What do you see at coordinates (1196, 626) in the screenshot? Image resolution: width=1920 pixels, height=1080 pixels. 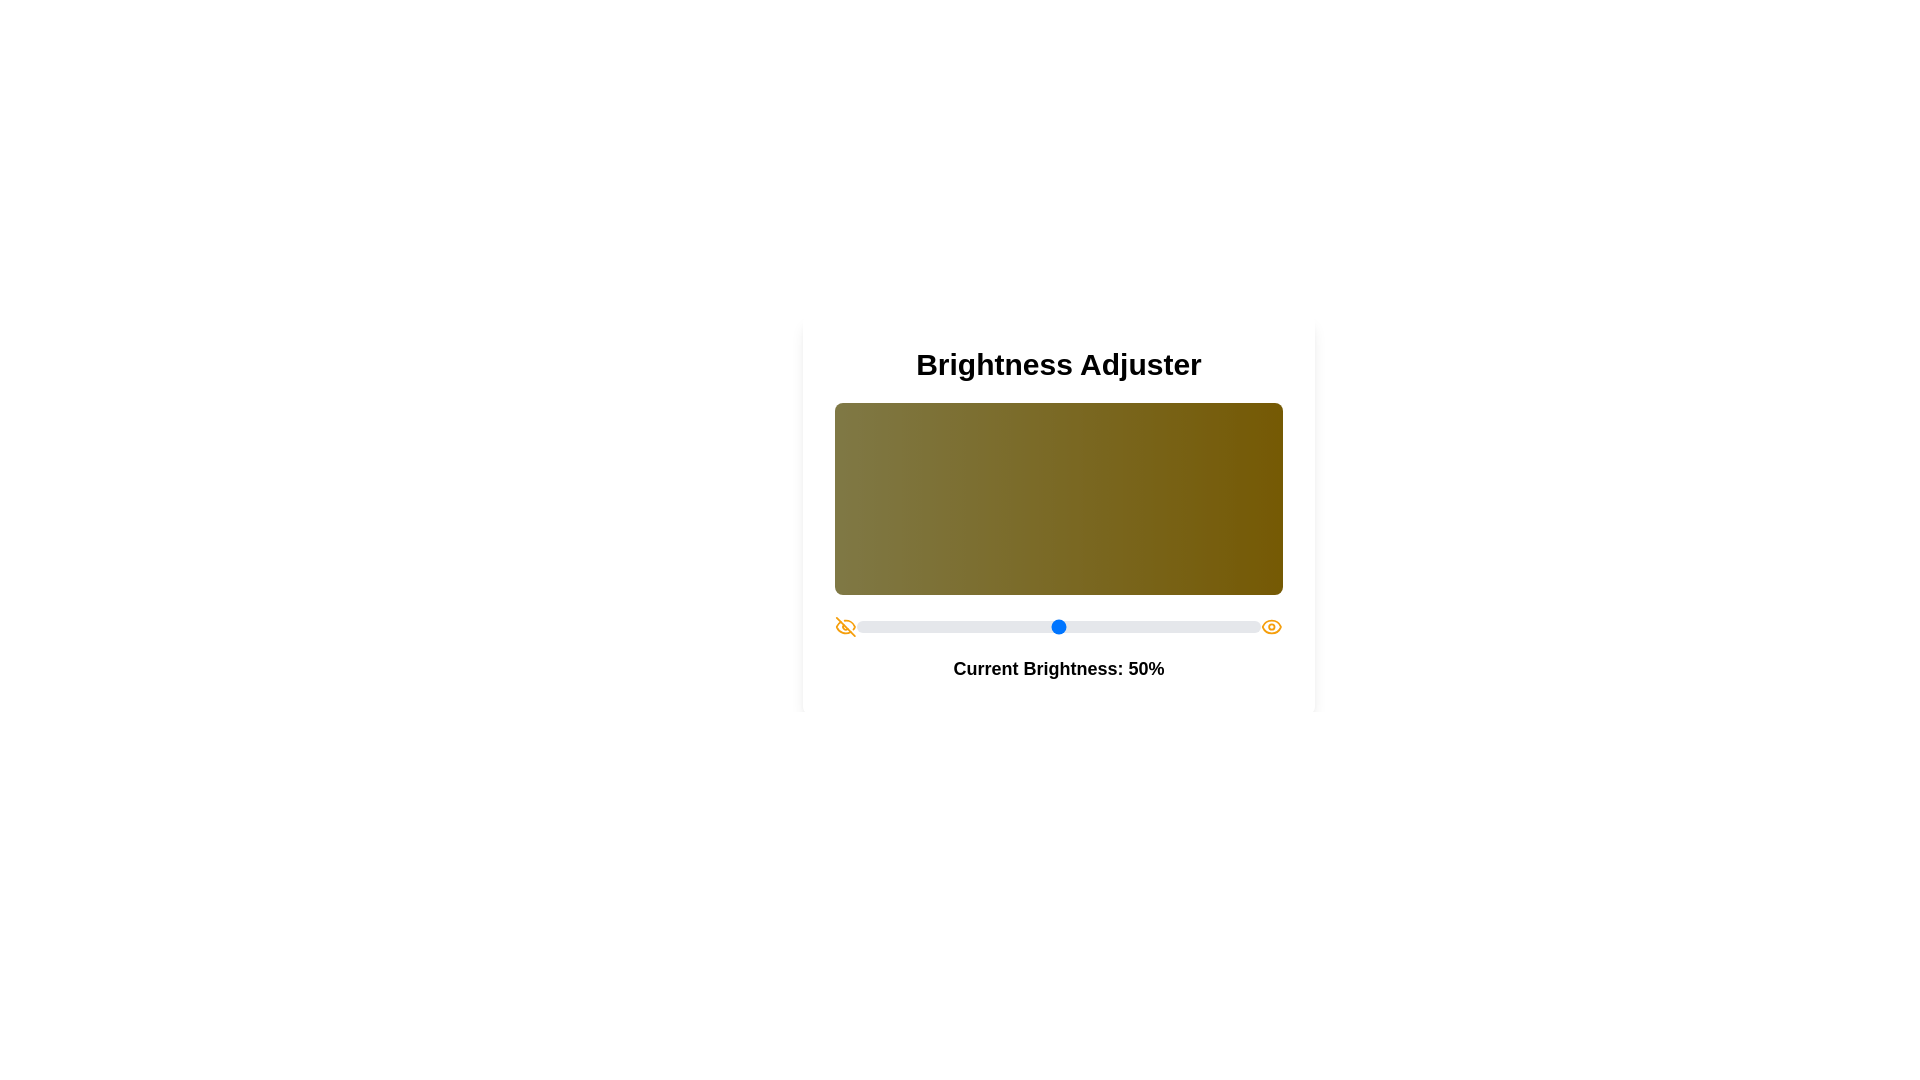 I see `the brightness slider to set the brightness to 84%` at bounding box center [1196, 626].